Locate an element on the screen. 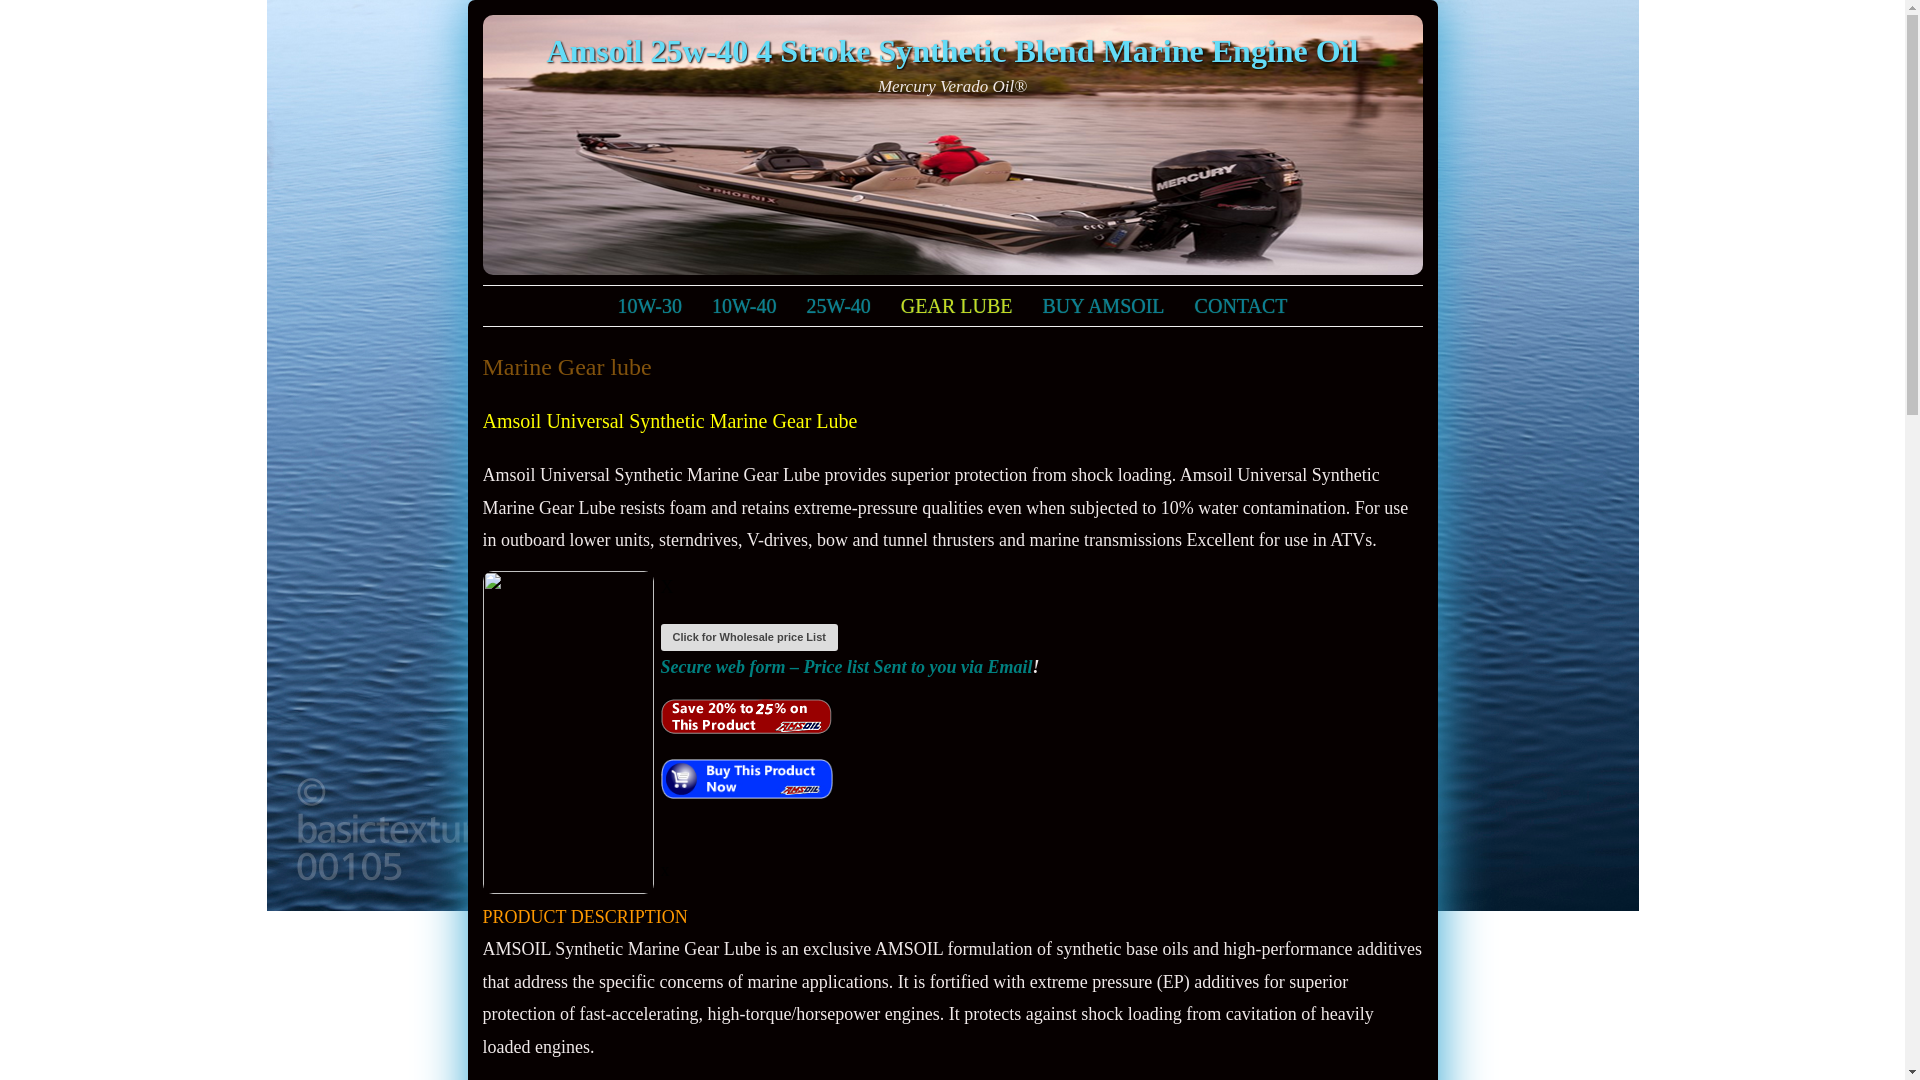 The image size is (1920, 1080). 'BUY AMSOIL' is located at coordinates (1103, 305).